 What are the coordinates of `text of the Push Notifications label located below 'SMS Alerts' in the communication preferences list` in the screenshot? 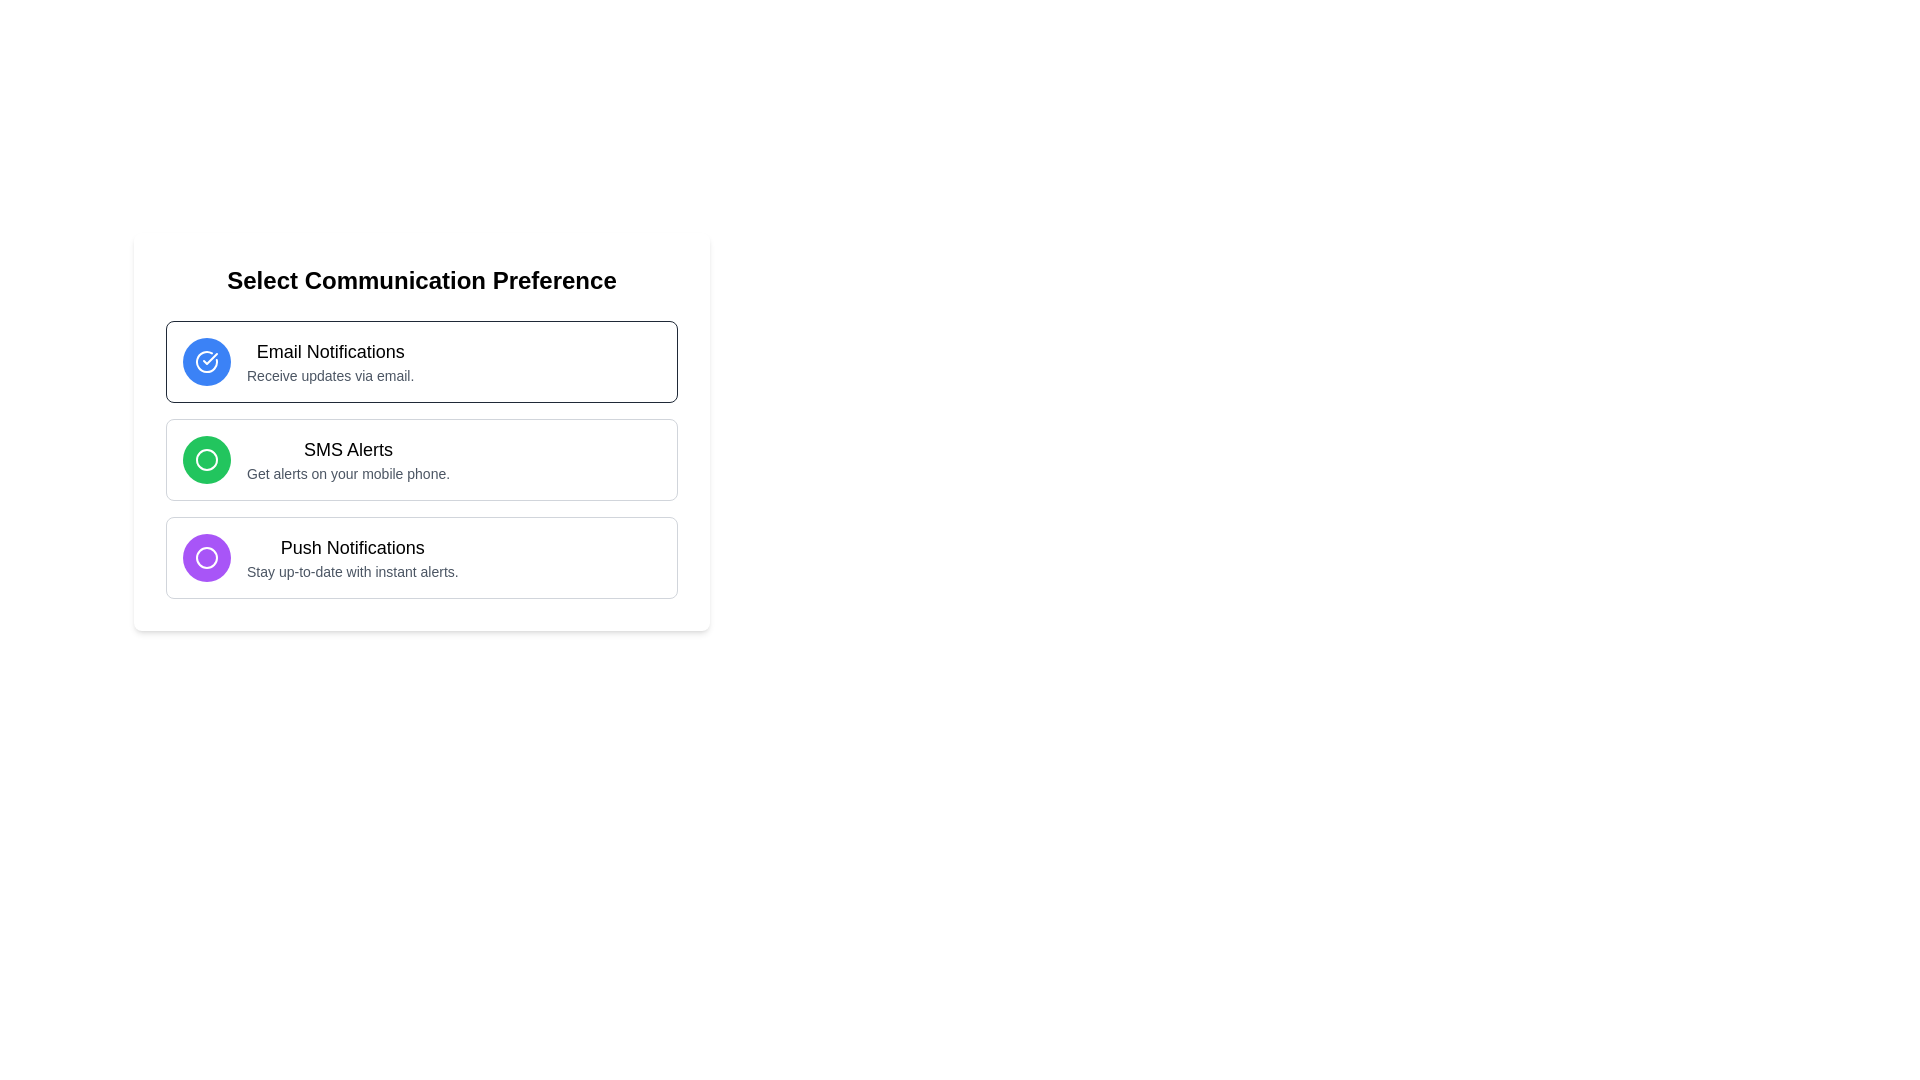 It's located at (352, 547).